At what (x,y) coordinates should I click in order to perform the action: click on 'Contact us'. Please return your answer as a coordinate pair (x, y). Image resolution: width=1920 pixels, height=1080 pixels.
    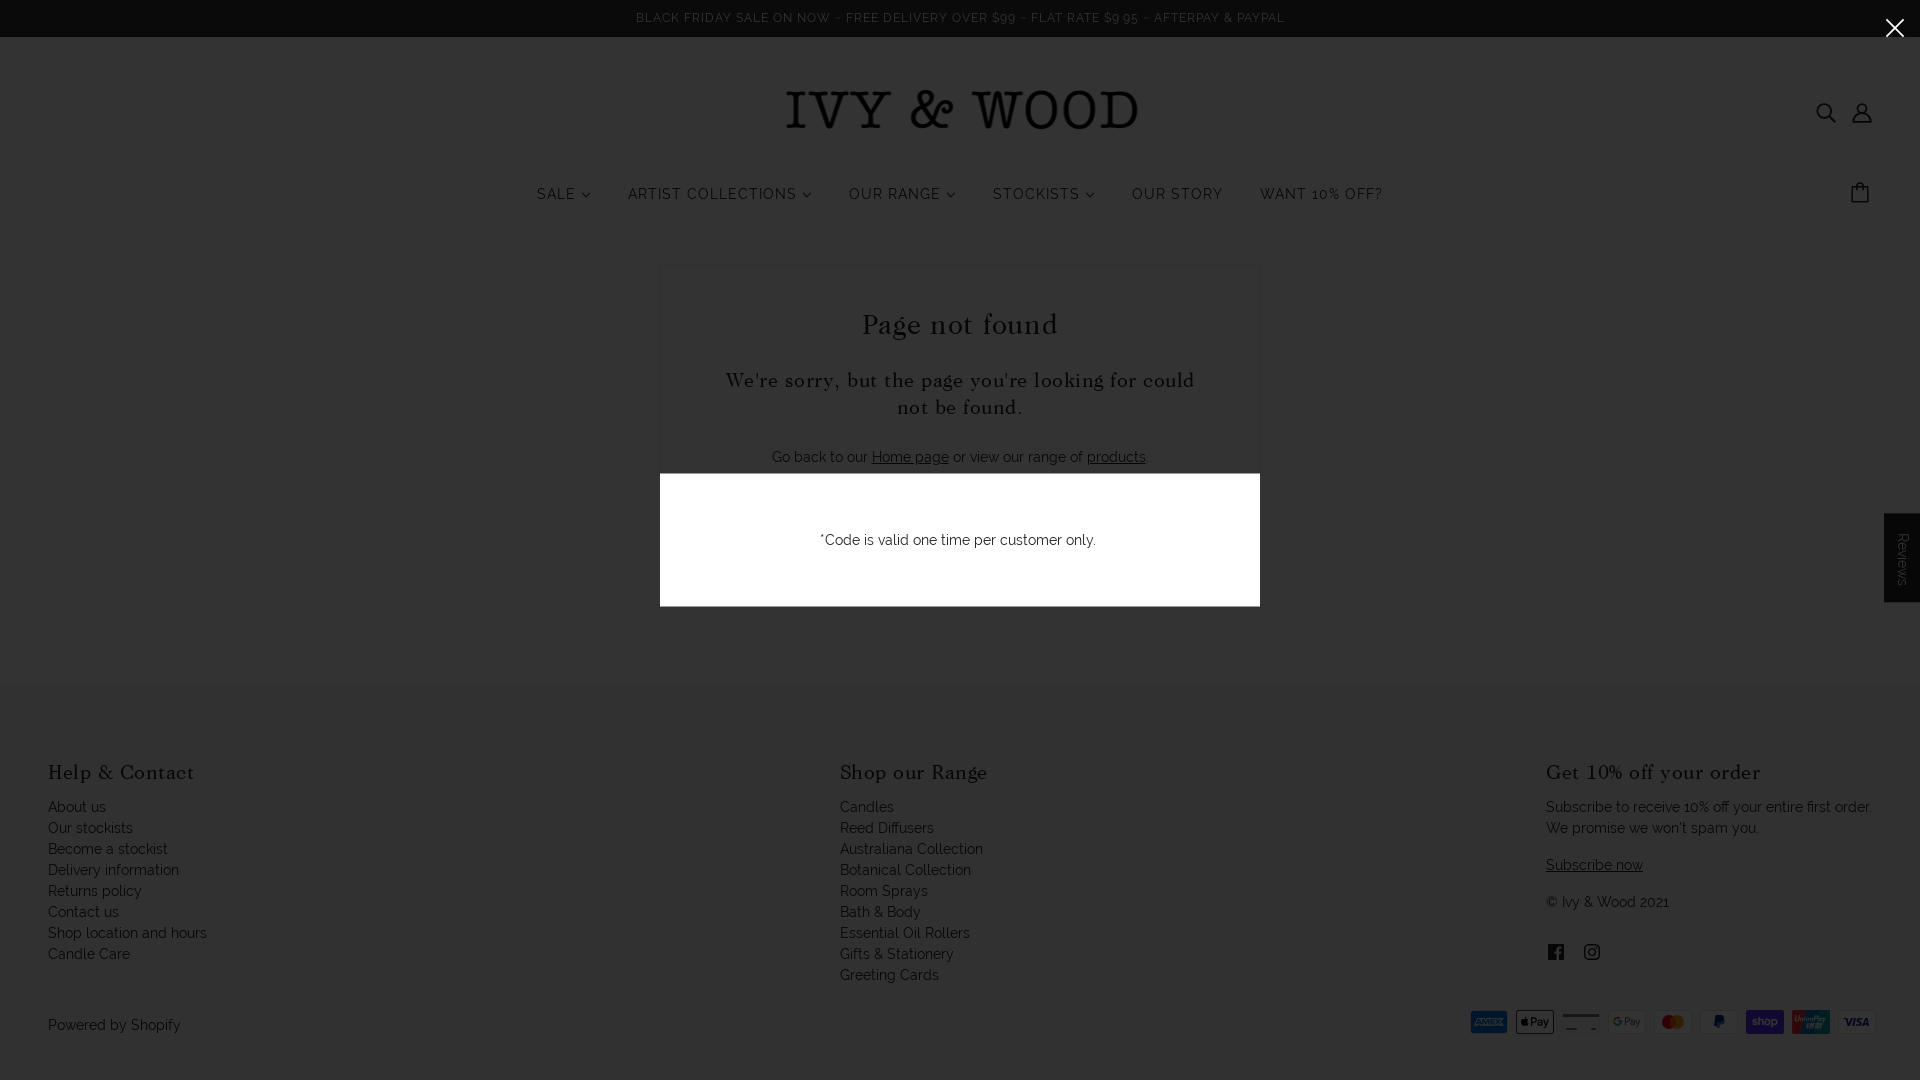
    Looking at the image, I should click on (82, 911).